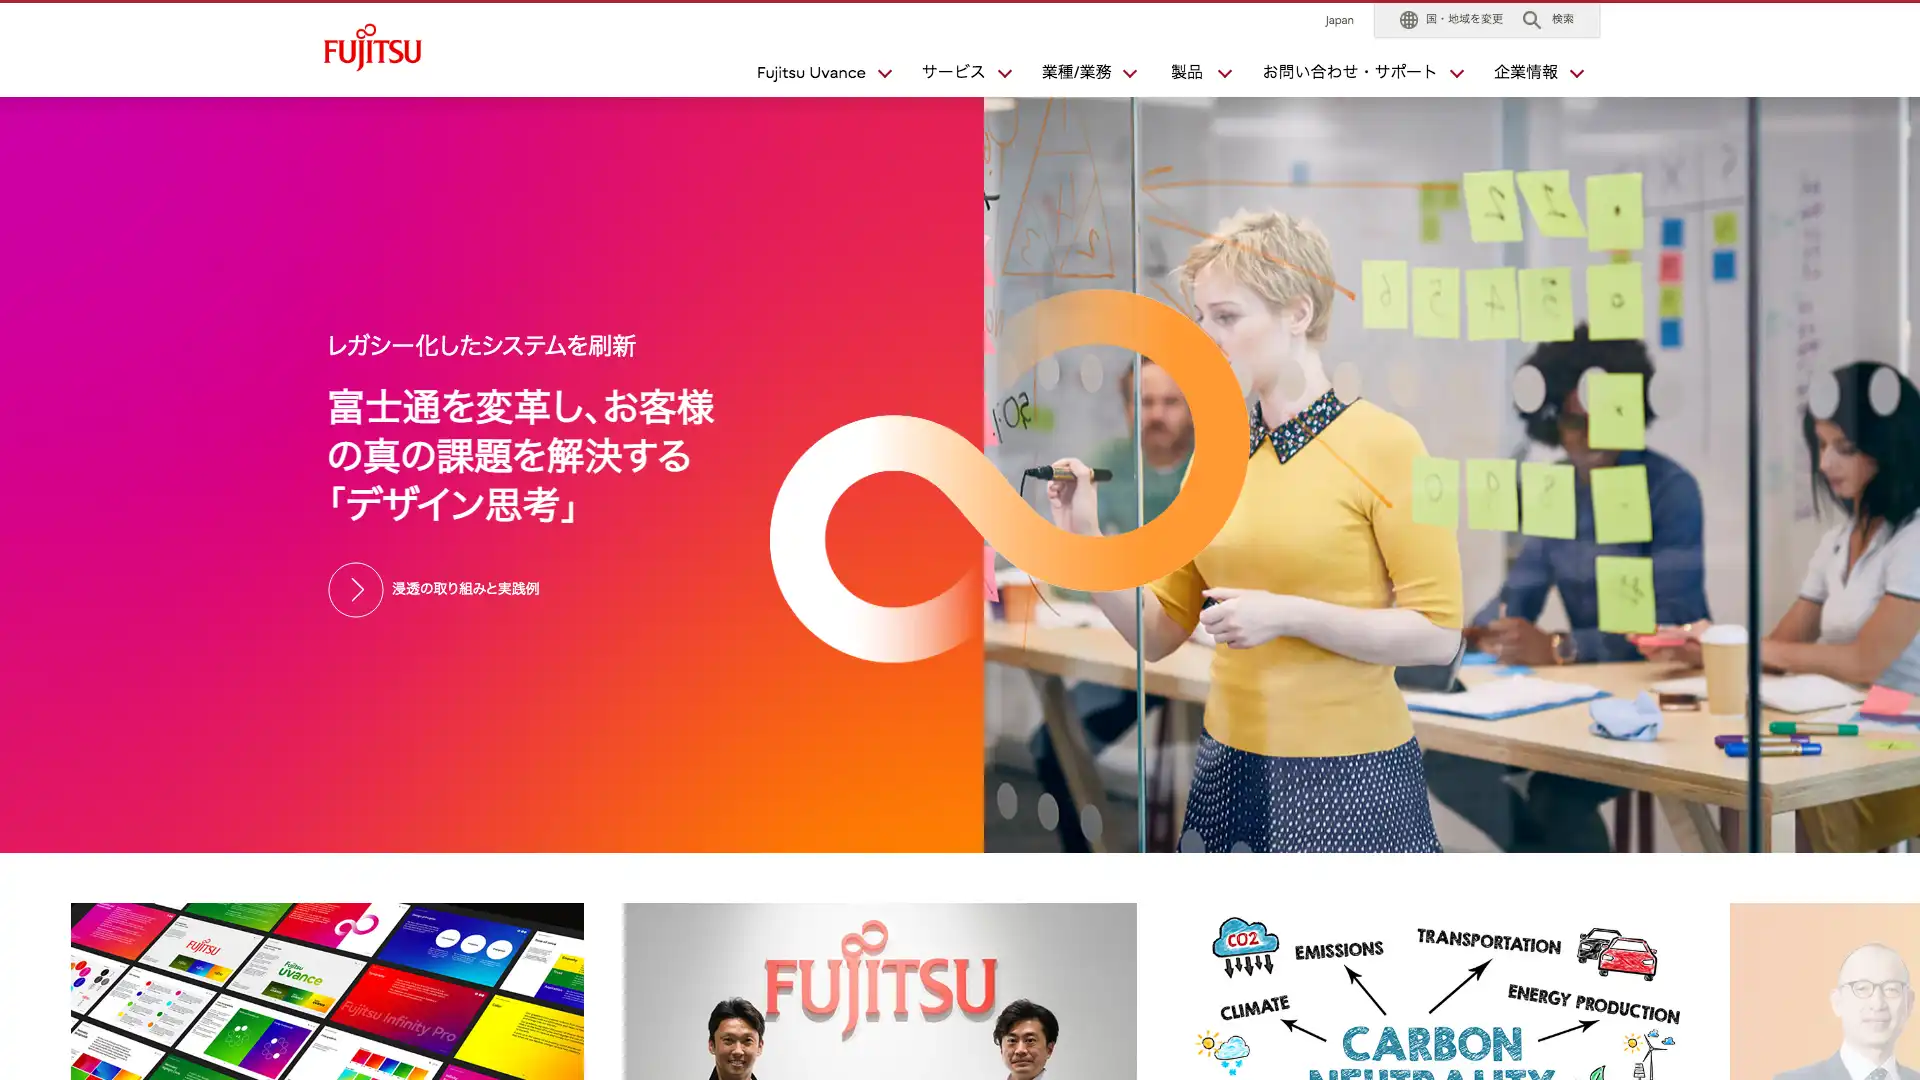  I want to click on Fujitsu Uvance, so click(814, 76).